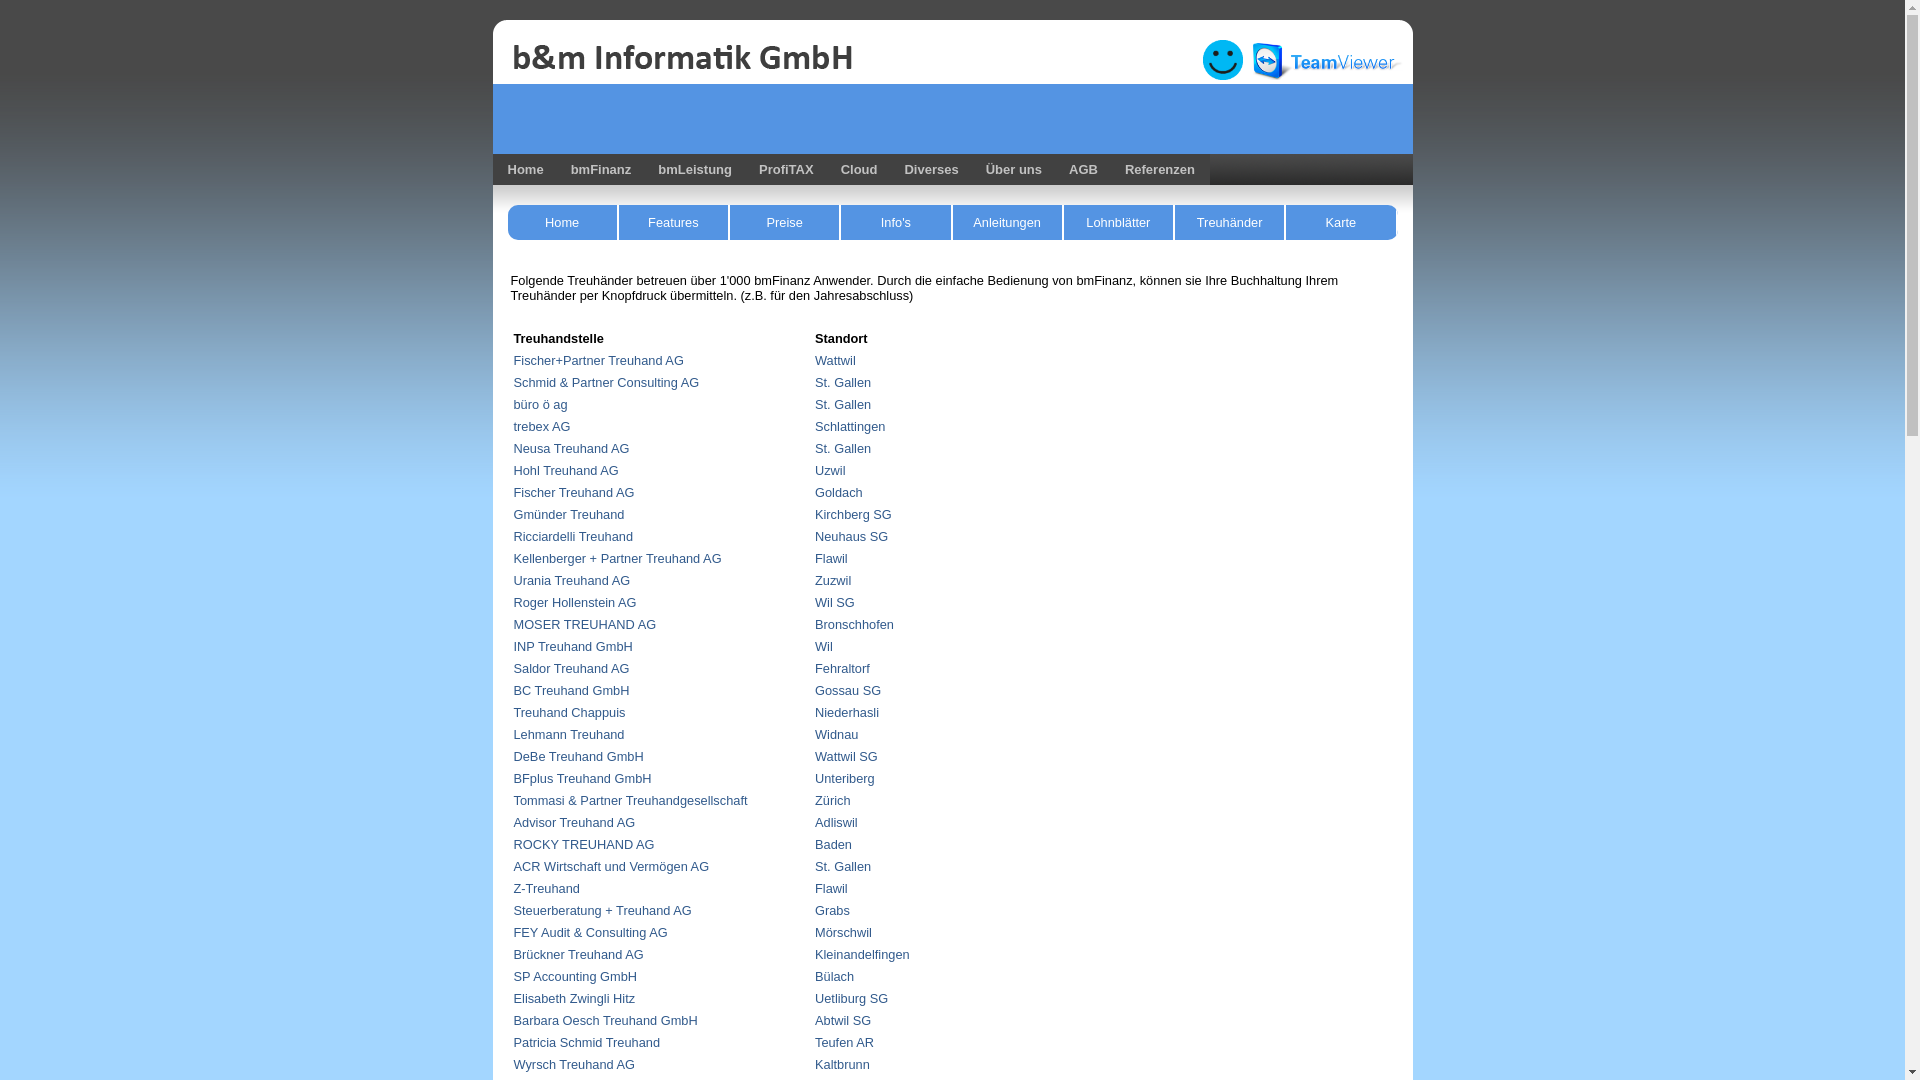 Image resolution: width=1920 pixels, height=1080 pixels. What do you see at coordinates (578, 756) in the screenshot?
I see `'DeBe Treuhand GmbH'` at bounding box center [578, 756].